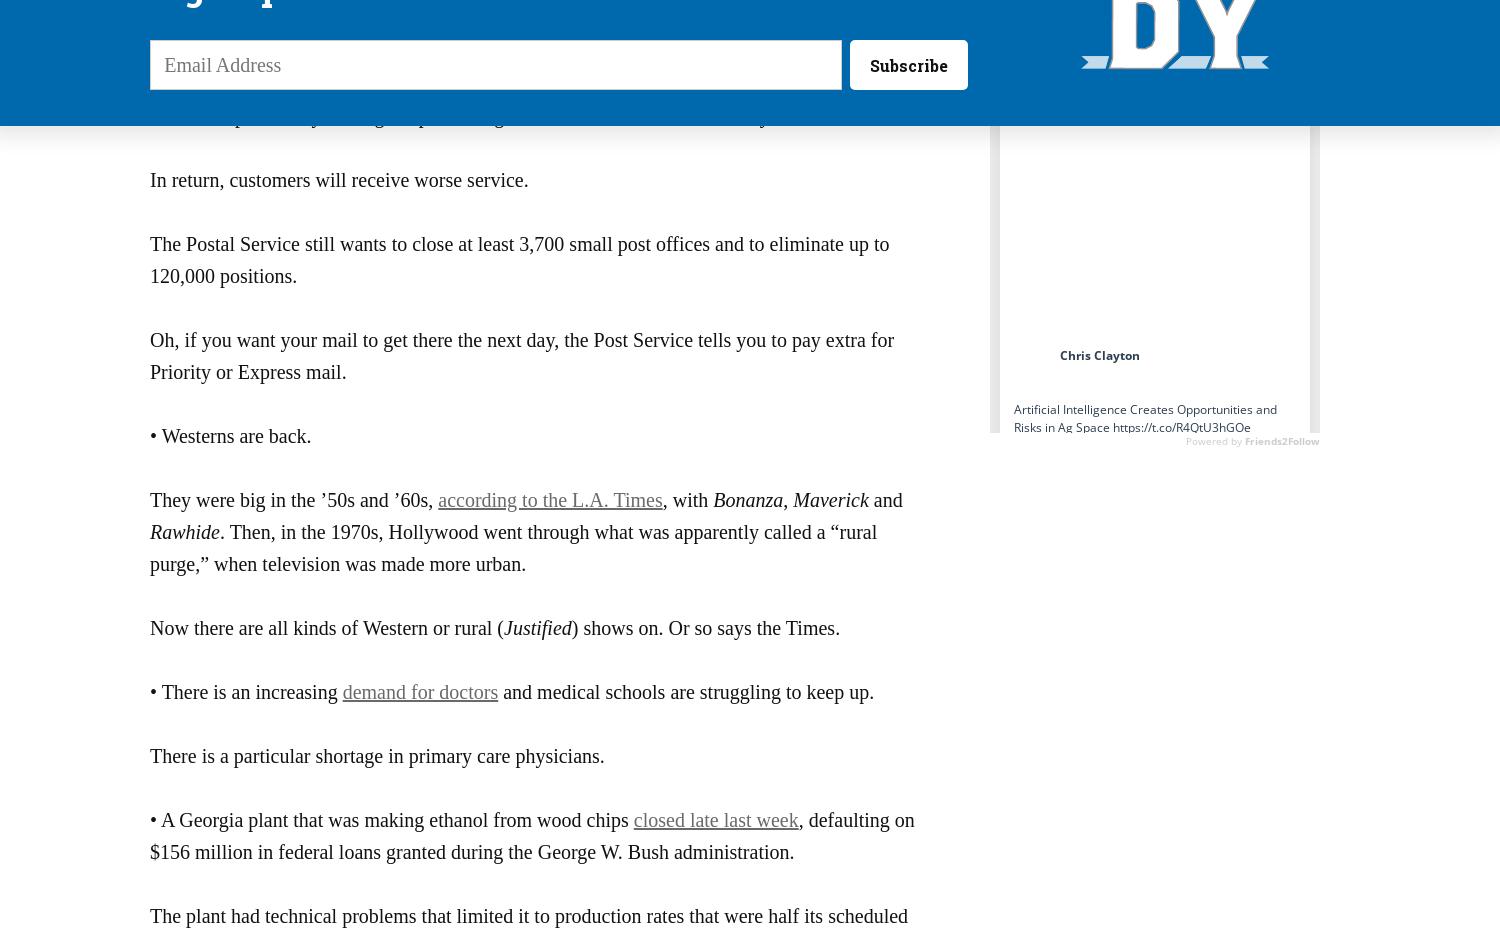 Image resolution: width=1500 pixels, height=937 pixels. What do you see at coordinates (885, 499) in the screenshot?
I see `'and'` at bounding box center [885, 499].